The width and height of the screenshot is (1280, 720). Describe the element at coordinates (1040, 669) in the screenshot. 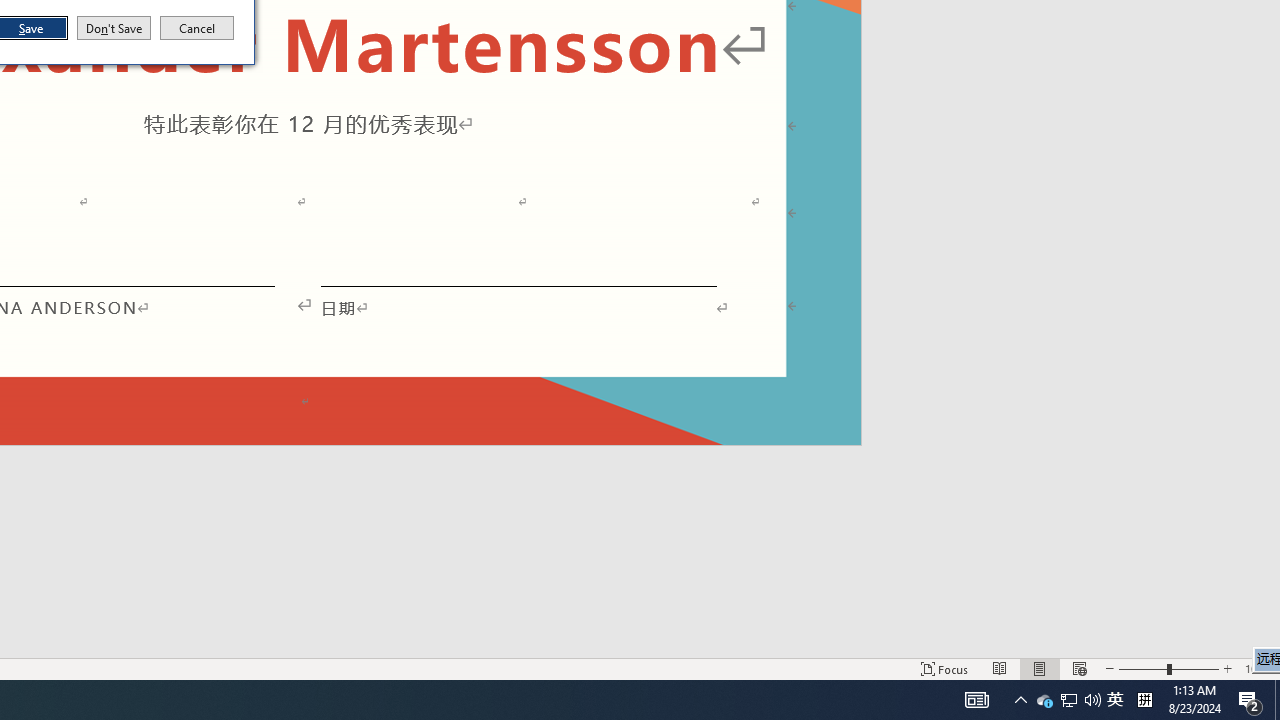

I see `'Print Layout'` at that location.